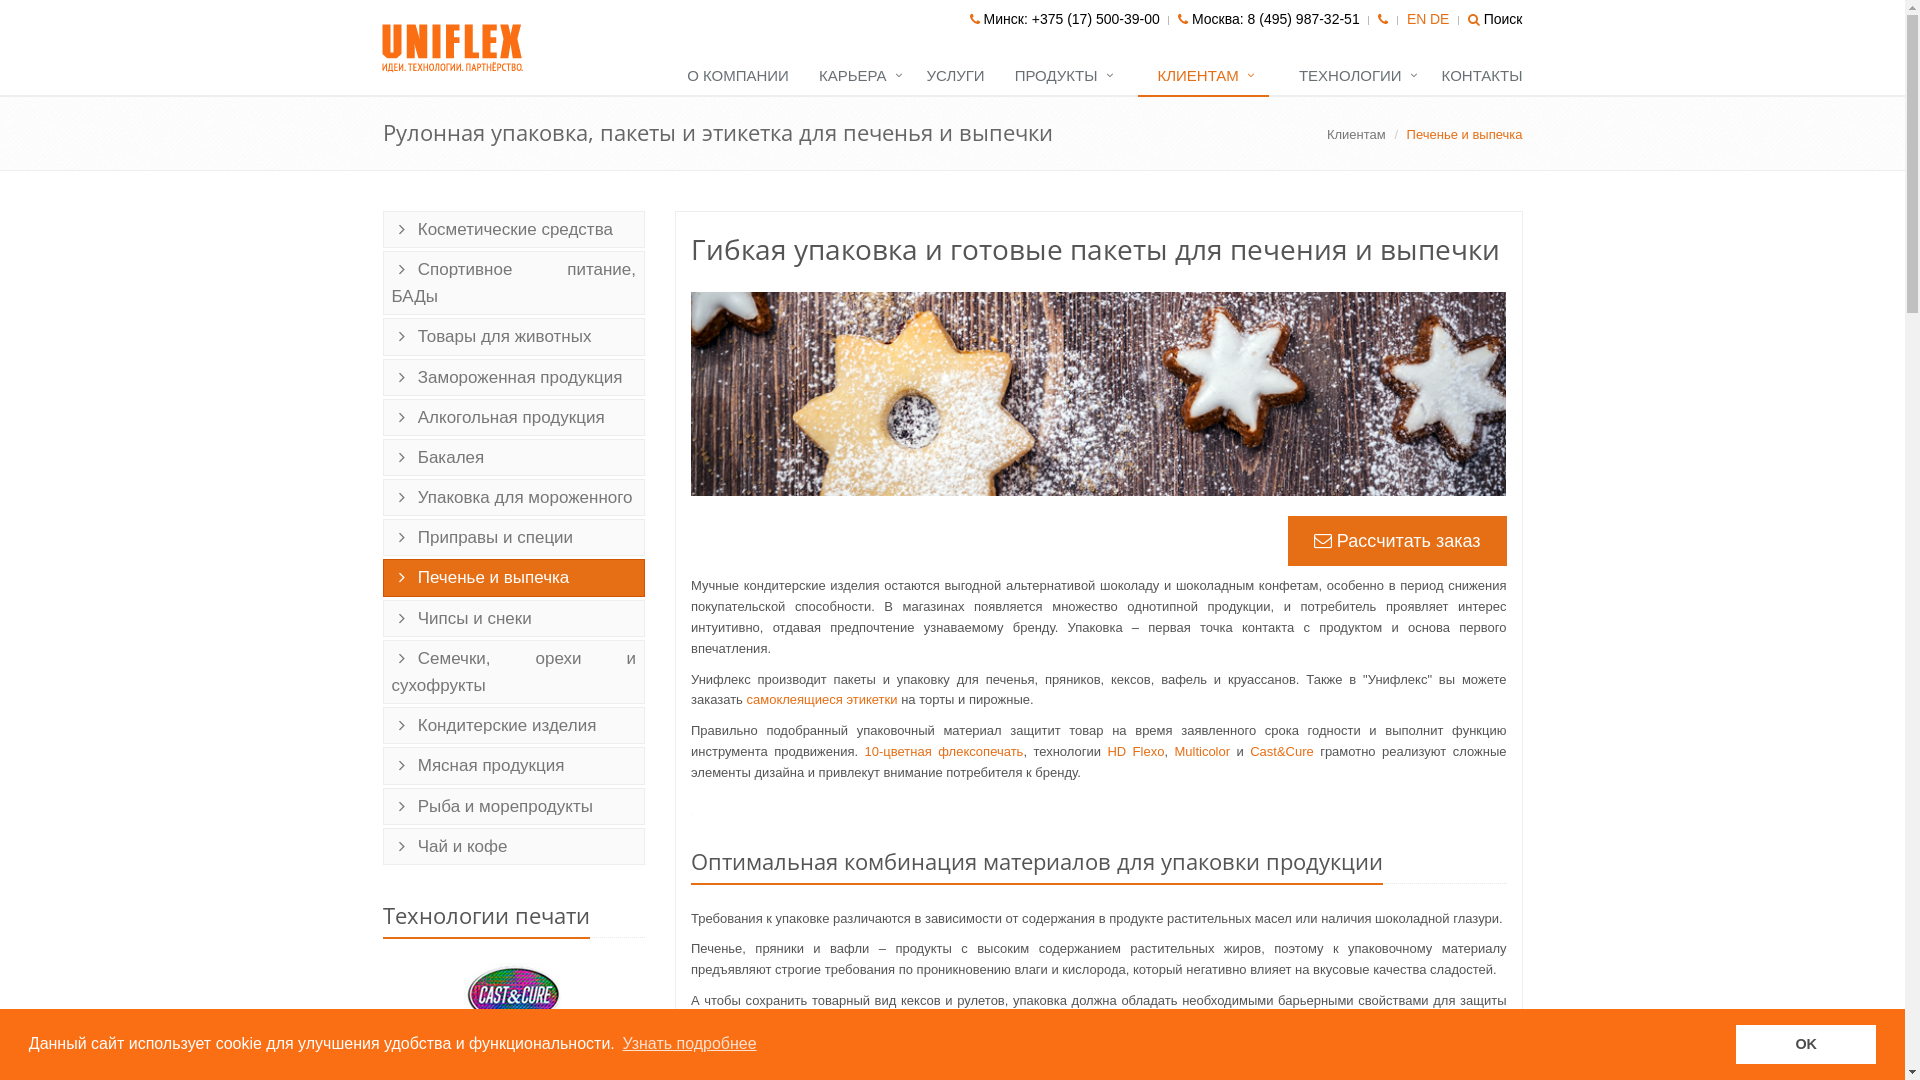 The width and height of the screenshot is (1920, 1080). Describe the element at coordinates (1415, 19) in the screenshot. I see `'EN'` at that location.